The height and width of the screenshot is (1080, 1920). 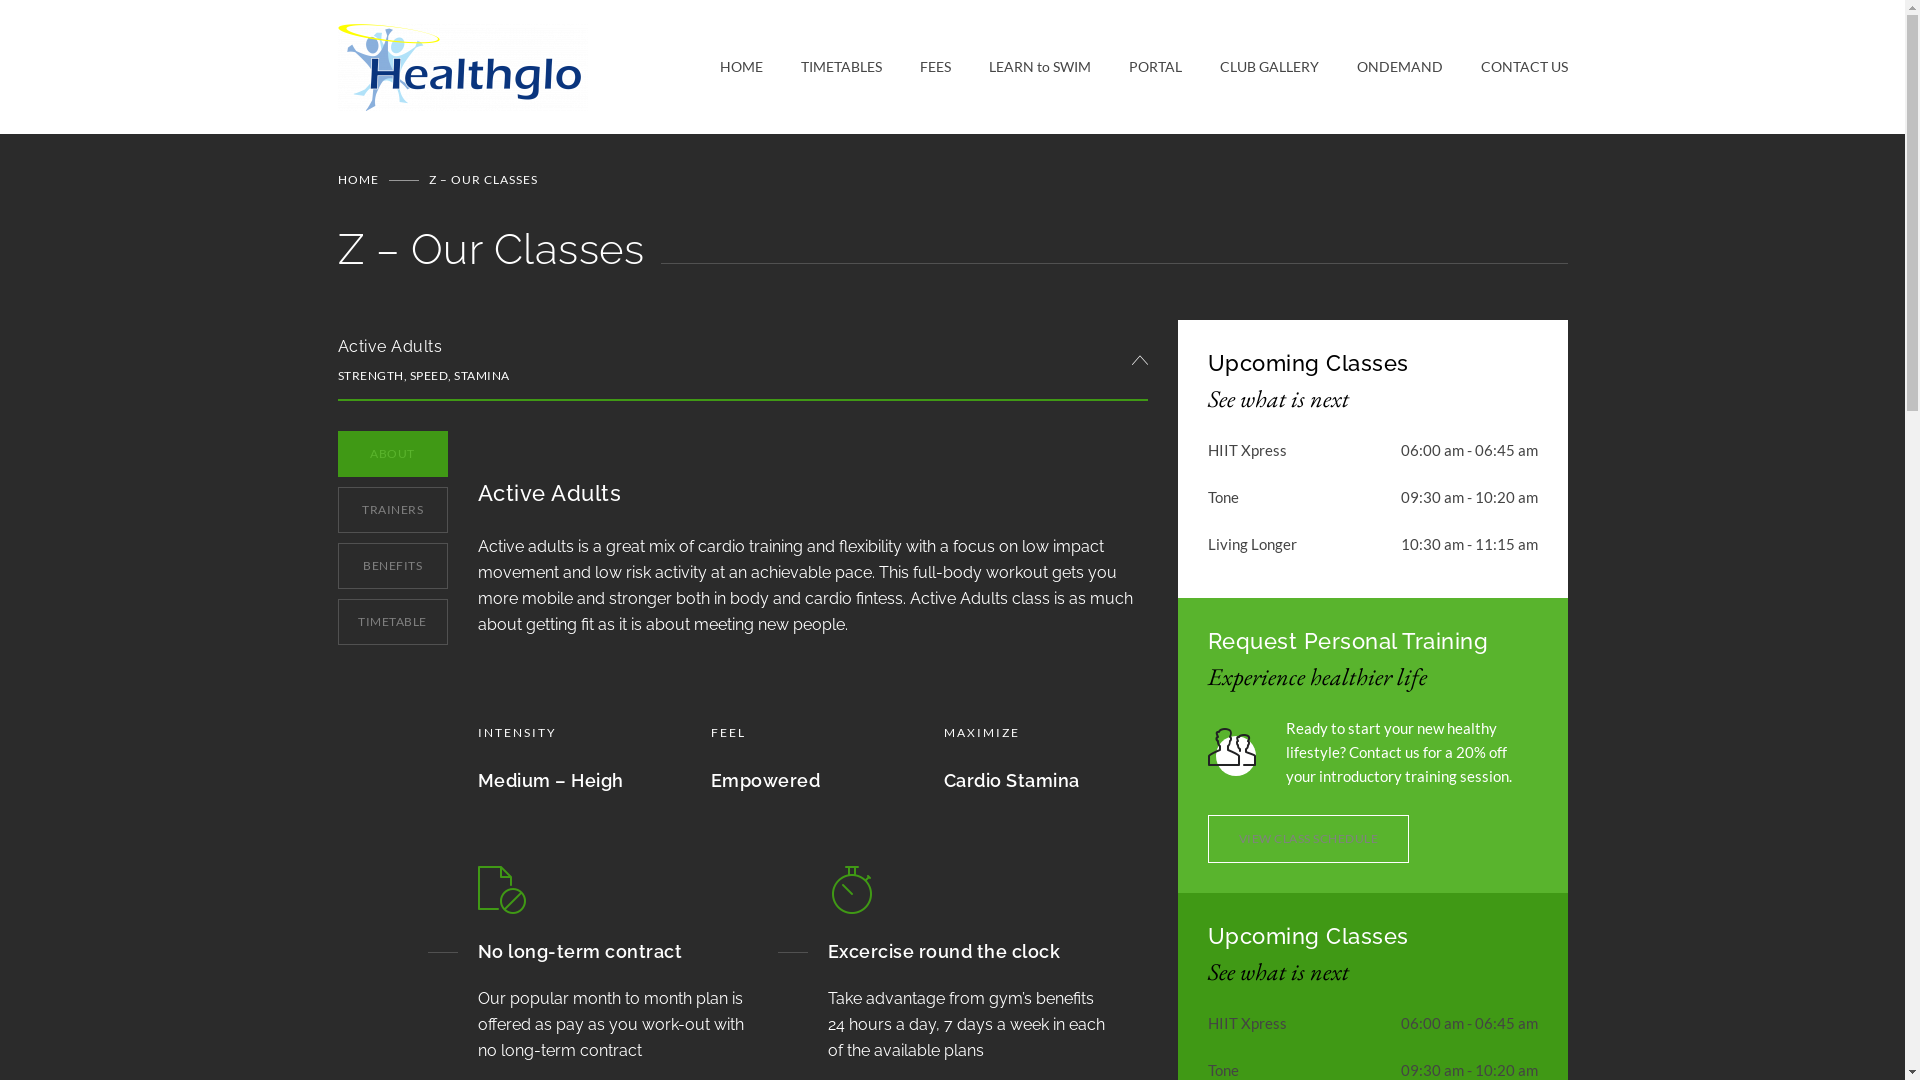 What do you see at coordinates (358, 178) in the screenshot?
I see `'HOME'` at bounding box center [358, 178].